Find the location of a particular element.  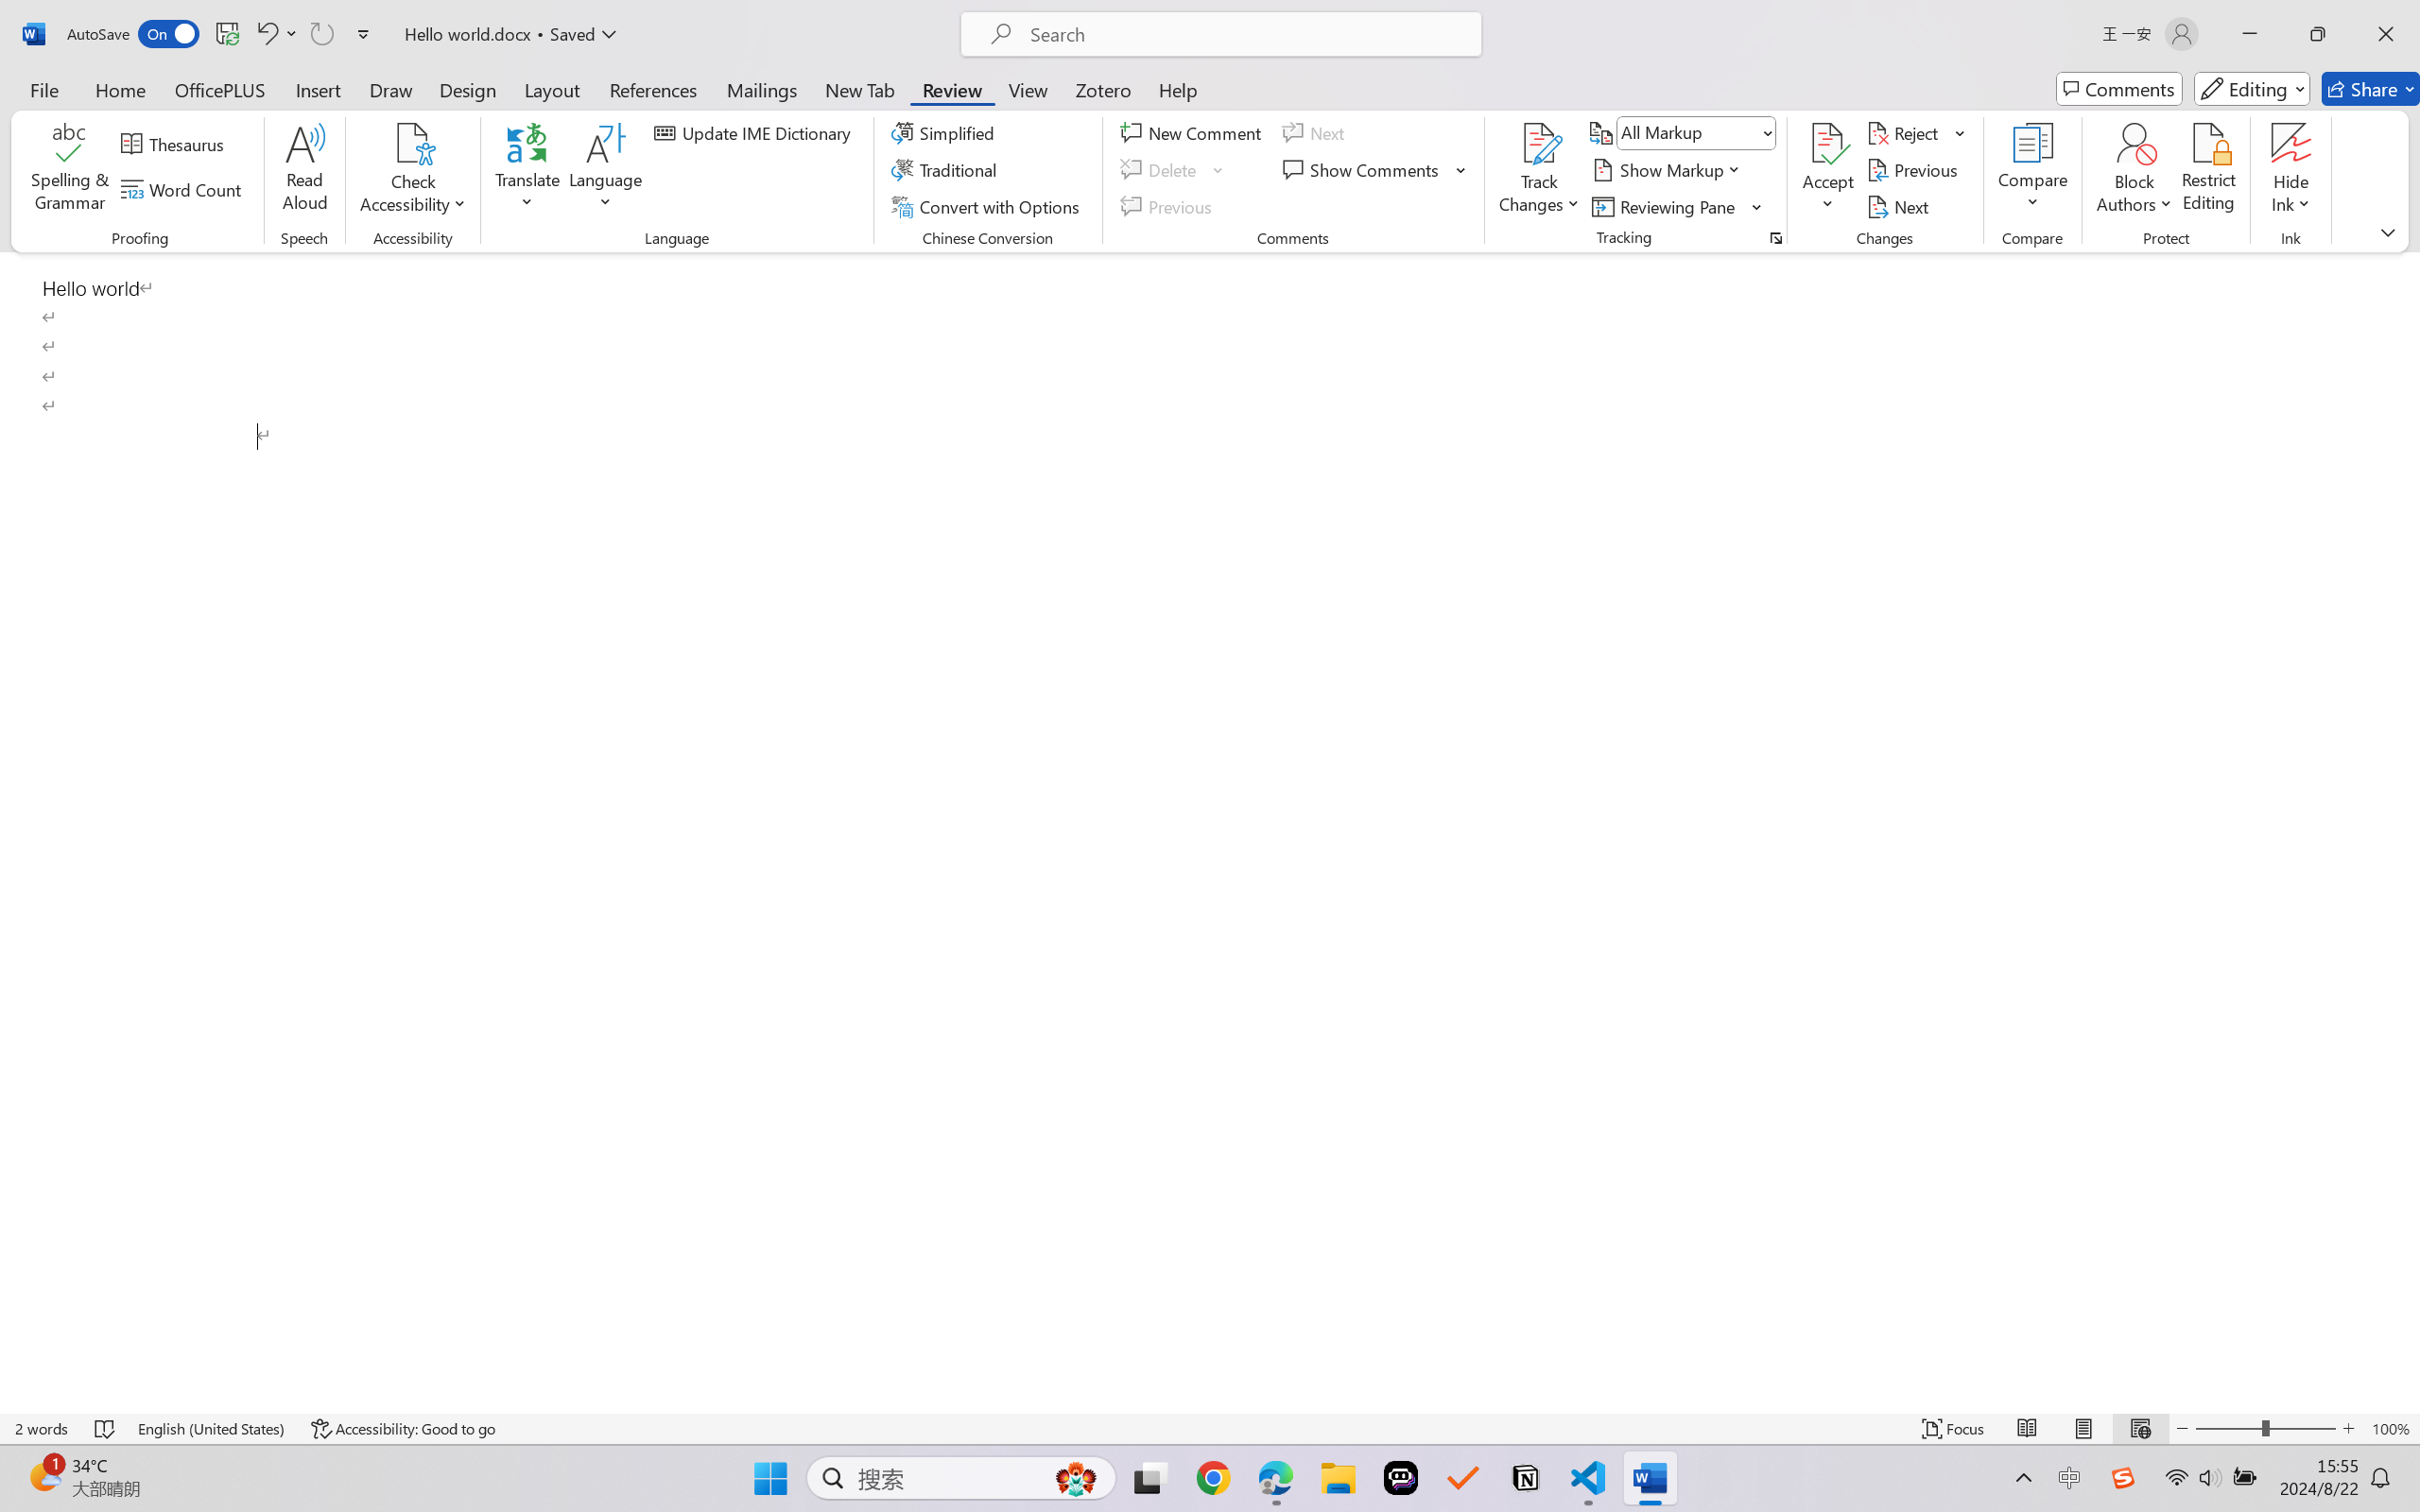

'Web Layout' is located at coordinates (2139, 1428).